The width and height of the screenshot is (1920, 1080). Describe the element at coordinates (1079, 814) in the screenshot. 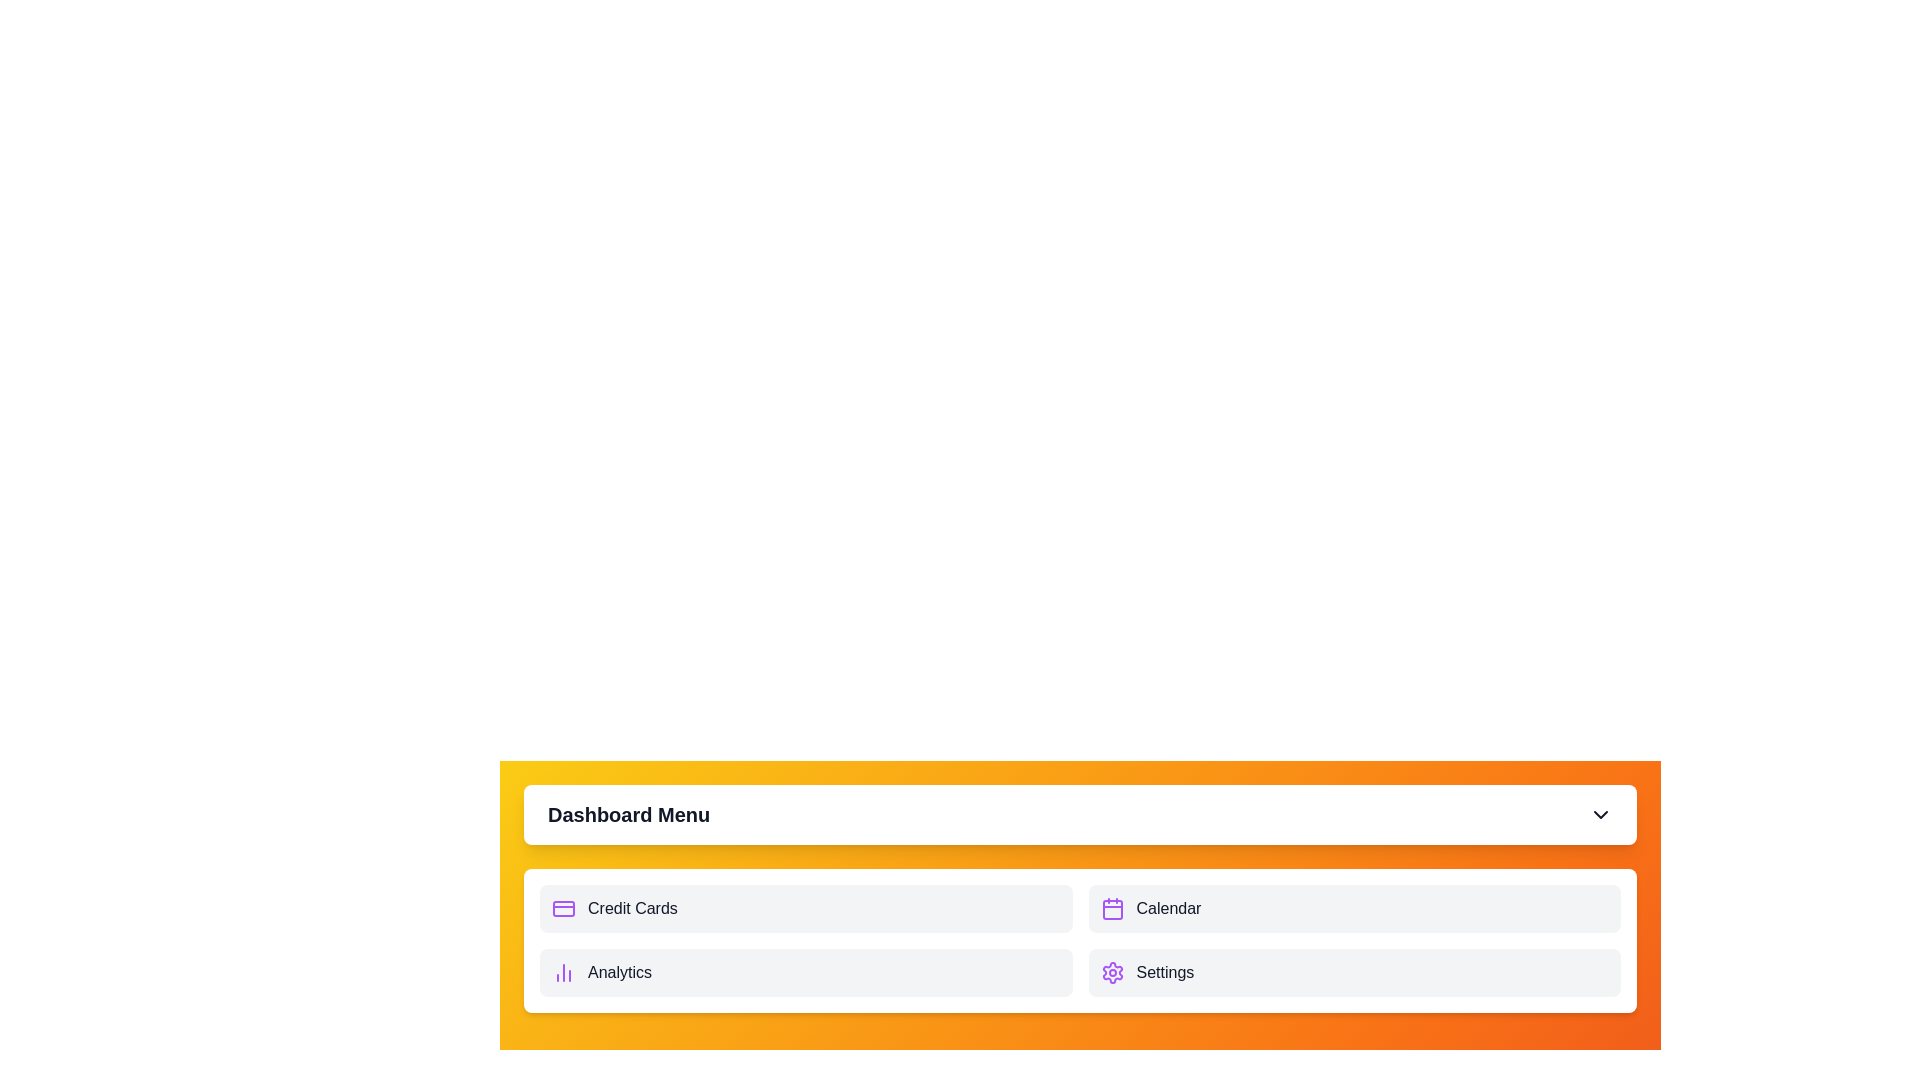

I see `the header of the Dashboard Menu to toggle its visibility` at that location.